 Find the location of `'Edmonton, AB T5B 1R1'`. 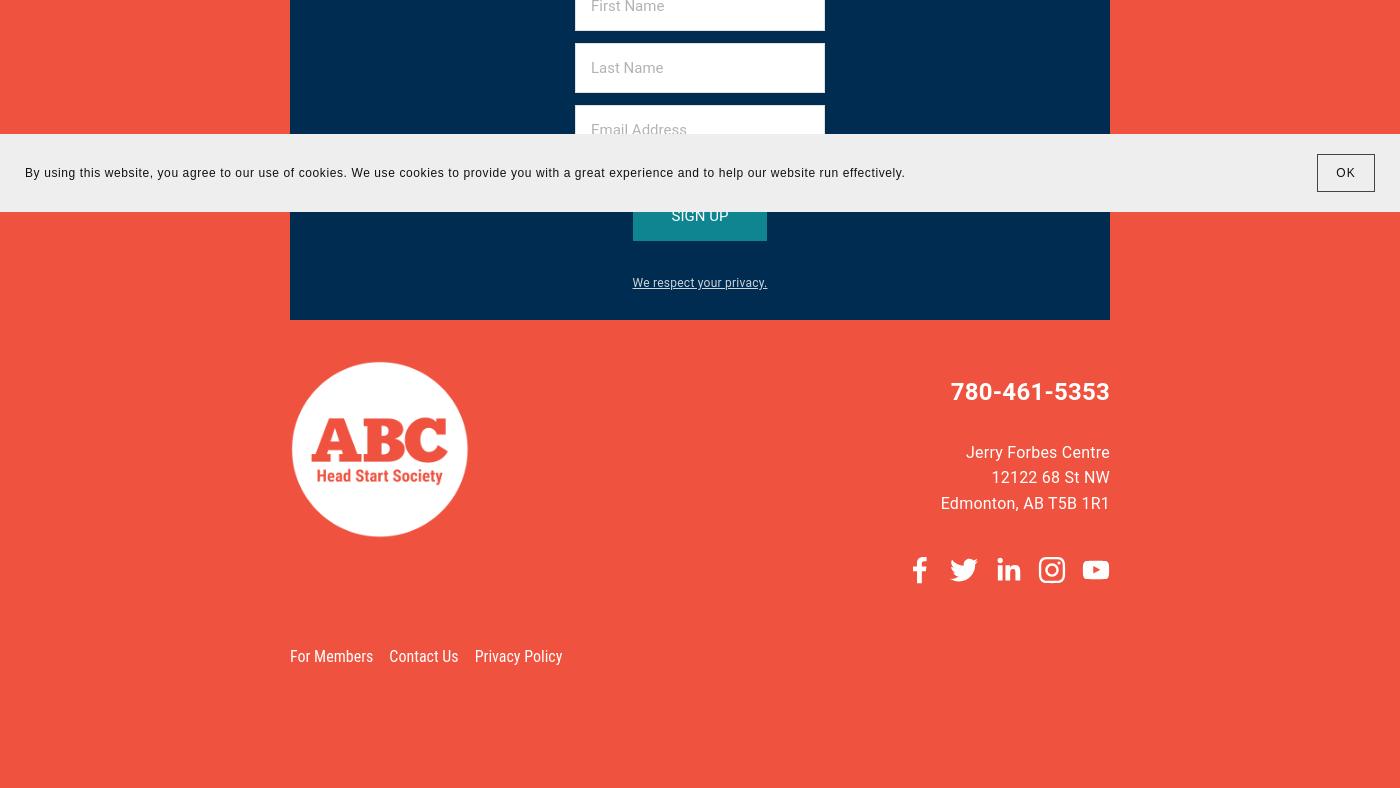

'Edmonton, AB T5B 1R1' is located at coordinates (1024, 502).